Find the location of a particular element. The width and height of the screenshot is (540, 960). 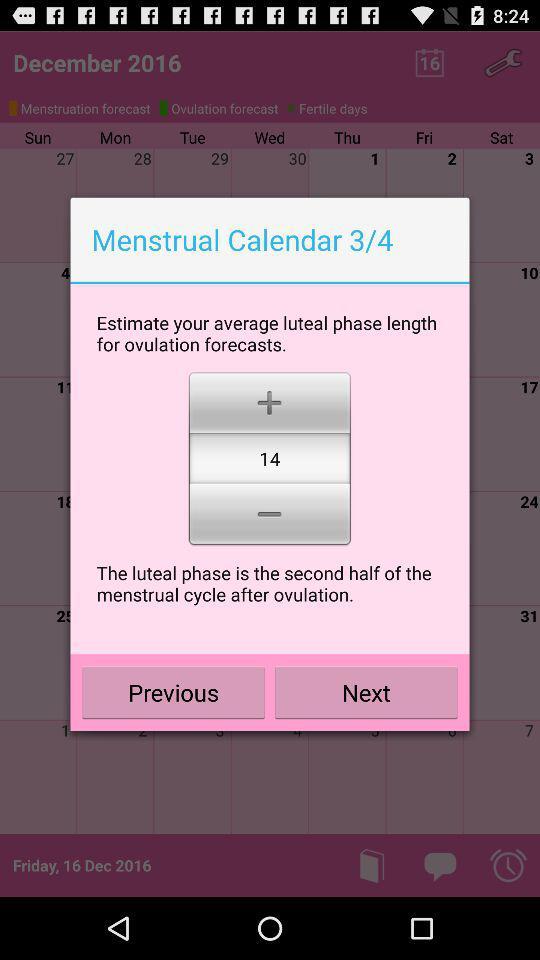

the icon below the luteal phase app is located at coordinates (173, 692).